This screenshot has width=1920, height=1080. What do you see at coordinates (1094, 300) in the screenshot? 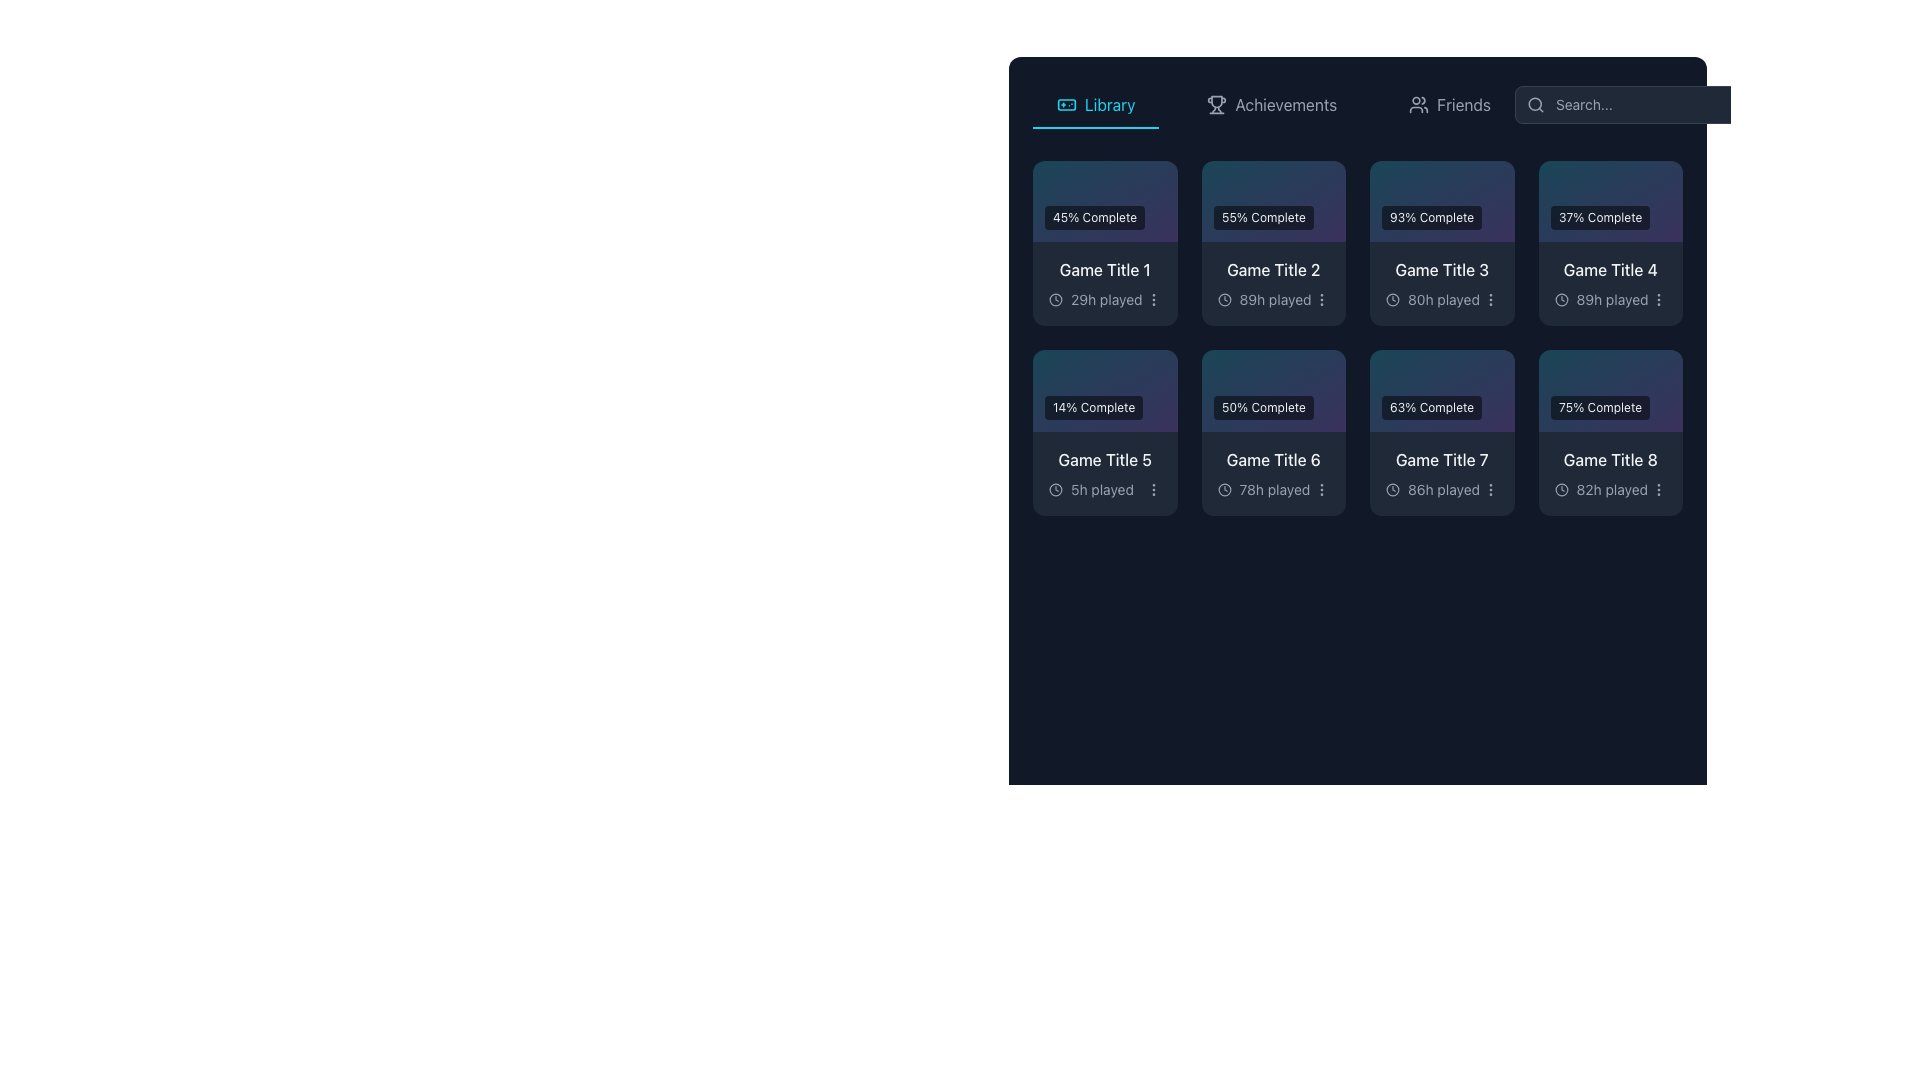
I see `the A labeled text component with the clock icon and the text '29h played', which is located below the title of 'Game Title 1'` at bounding box center [1094, 300].